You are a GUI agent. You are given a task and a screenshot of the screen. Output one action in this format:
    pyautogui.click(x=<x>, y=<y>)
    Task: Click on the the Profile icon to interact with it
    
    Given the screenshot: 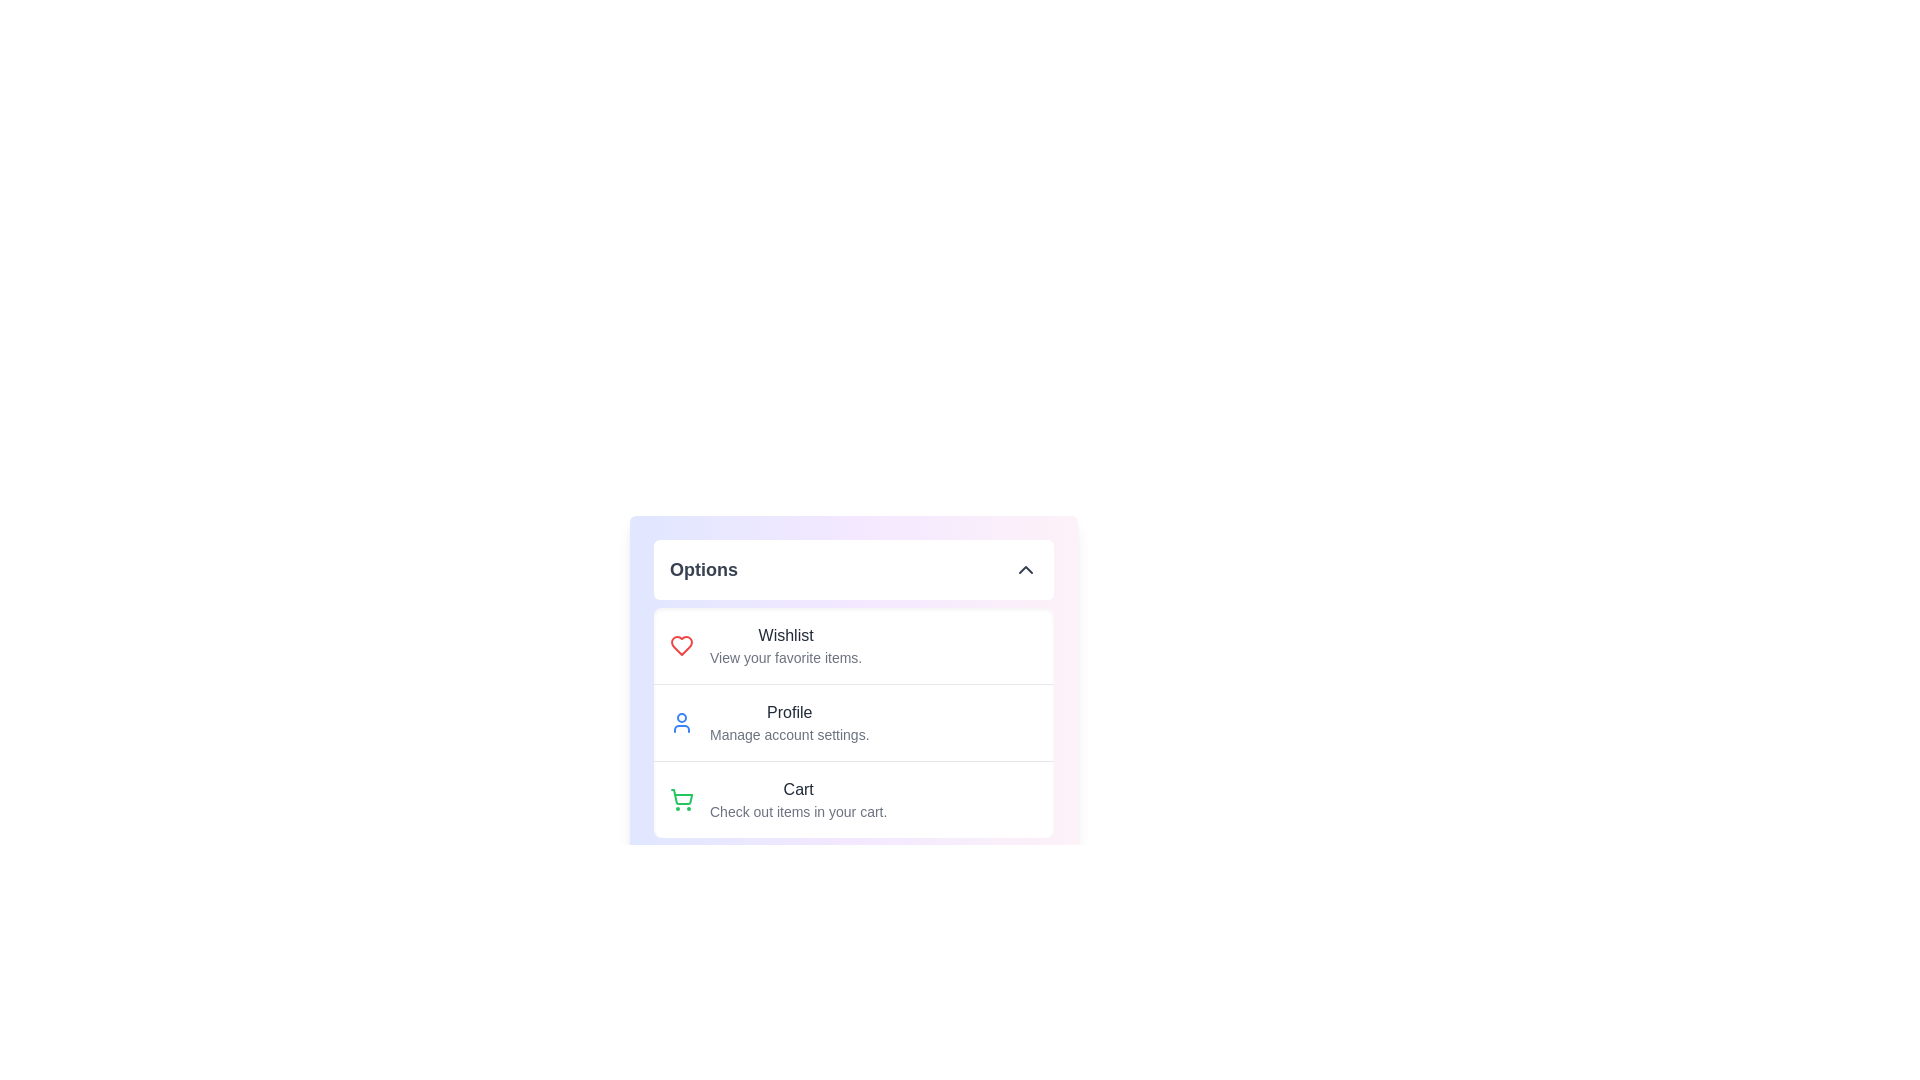 What is the action you would take?
    pyautogui.click(x=681, y=722)
    